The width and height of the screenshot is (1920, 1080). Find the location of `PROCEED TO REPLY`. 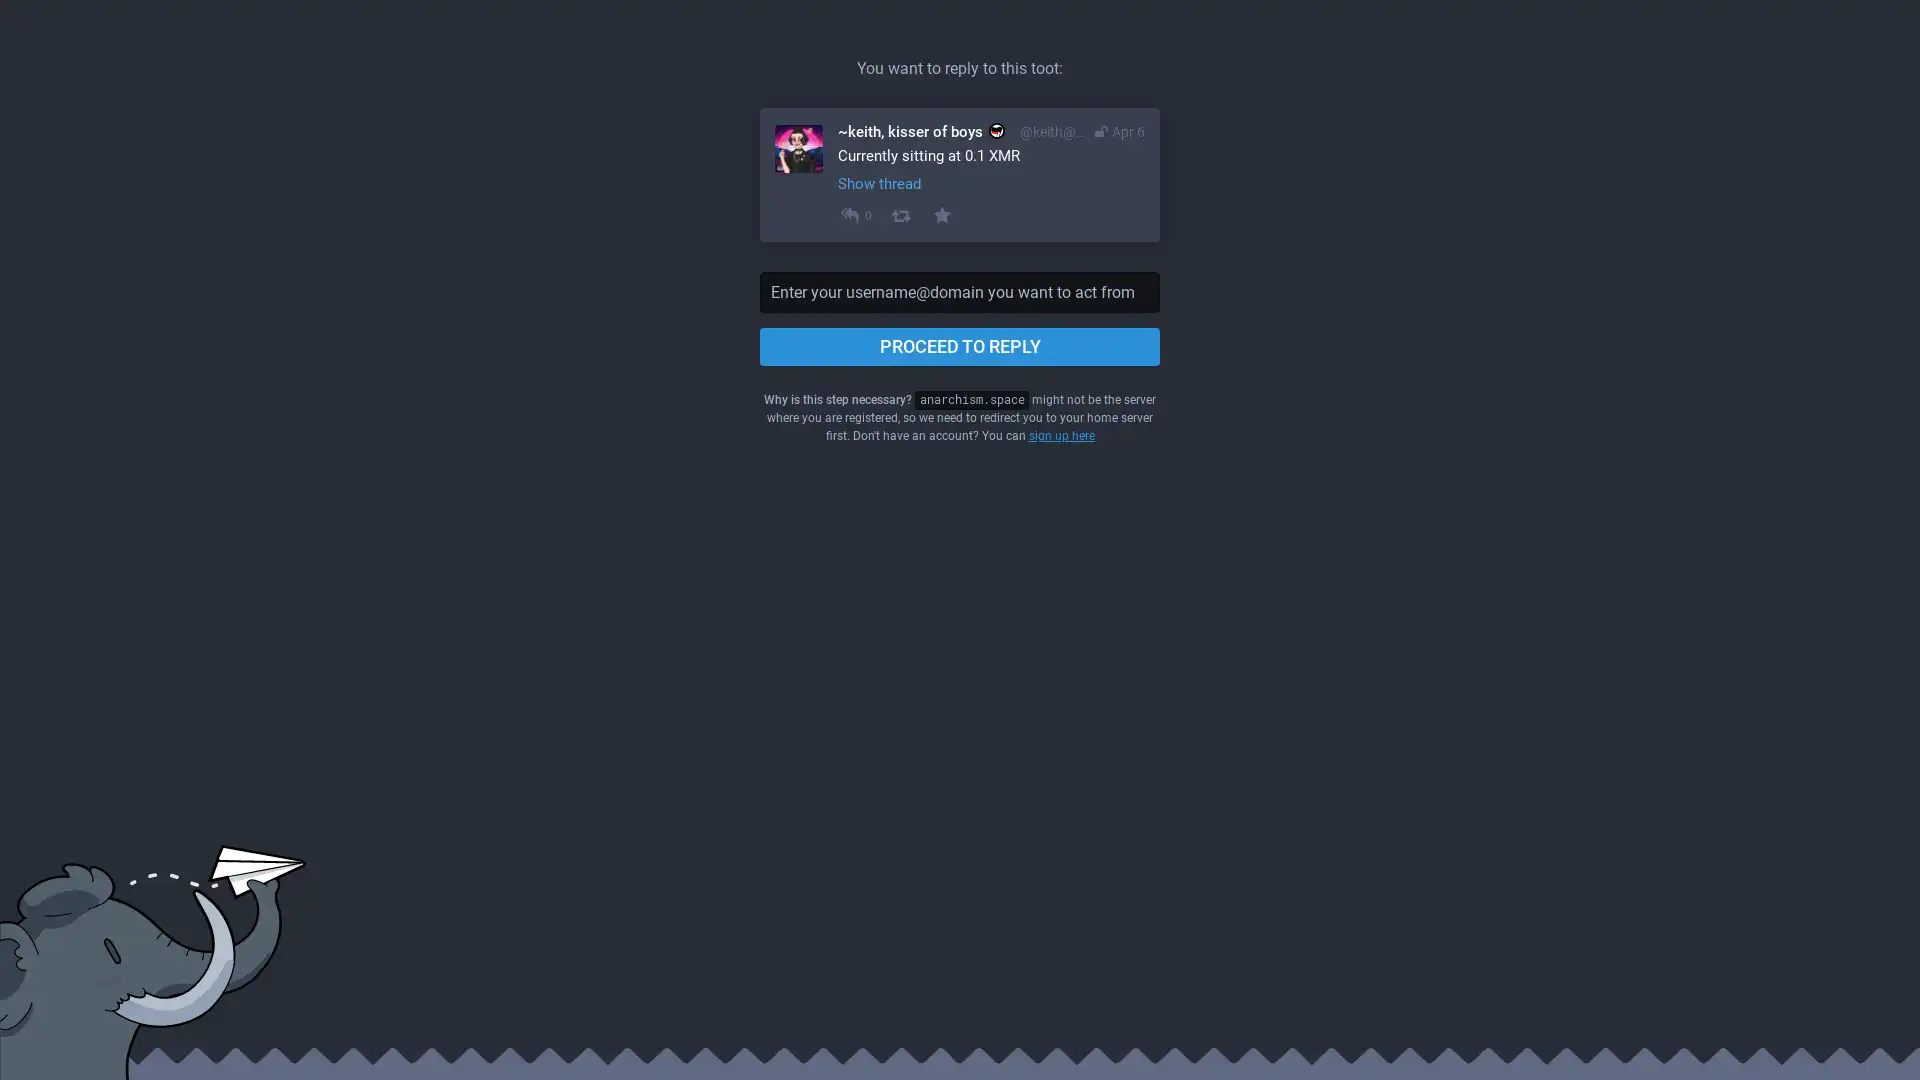

PROCEED TO REPLY is located at coordinates (960, 346).